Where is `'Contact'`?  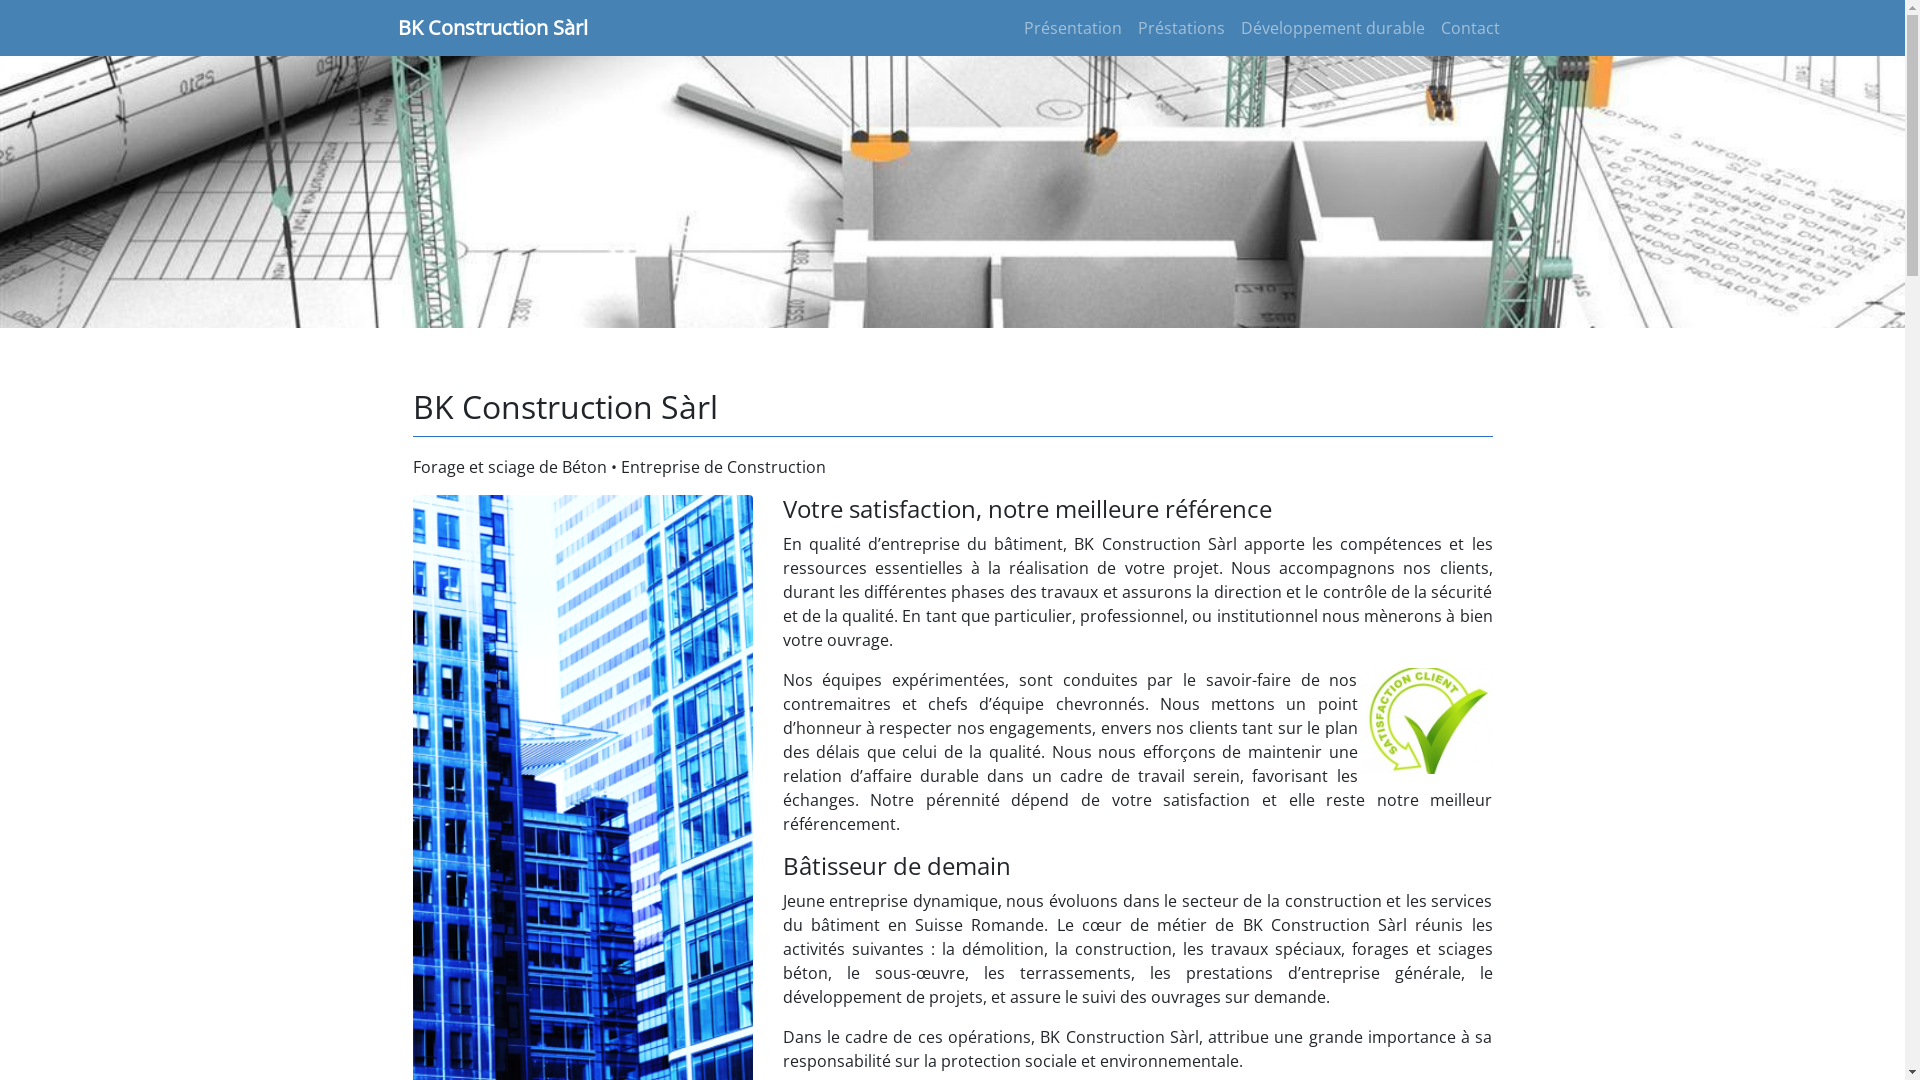 'Contact' is located at coordinates (1469, 27).